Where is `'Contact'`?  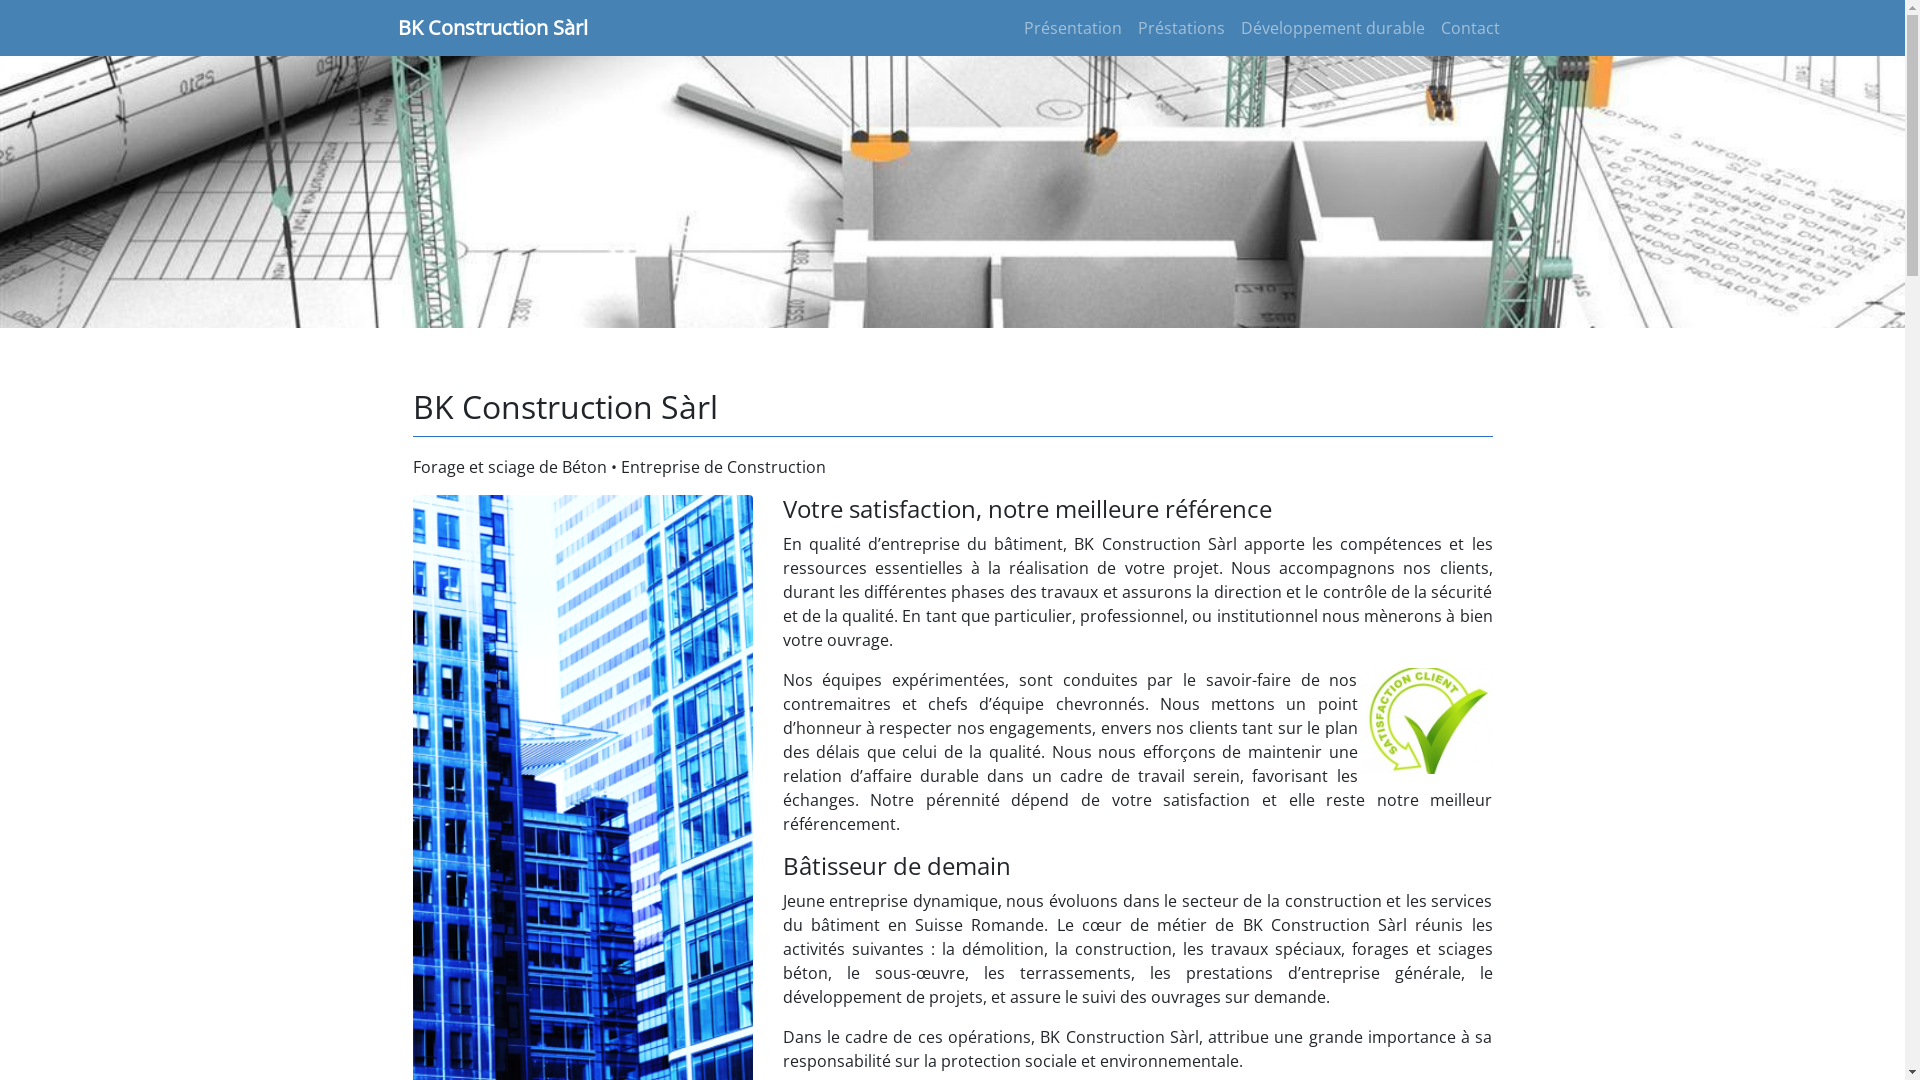 'Contact' is located at coordinates (1469, 27).